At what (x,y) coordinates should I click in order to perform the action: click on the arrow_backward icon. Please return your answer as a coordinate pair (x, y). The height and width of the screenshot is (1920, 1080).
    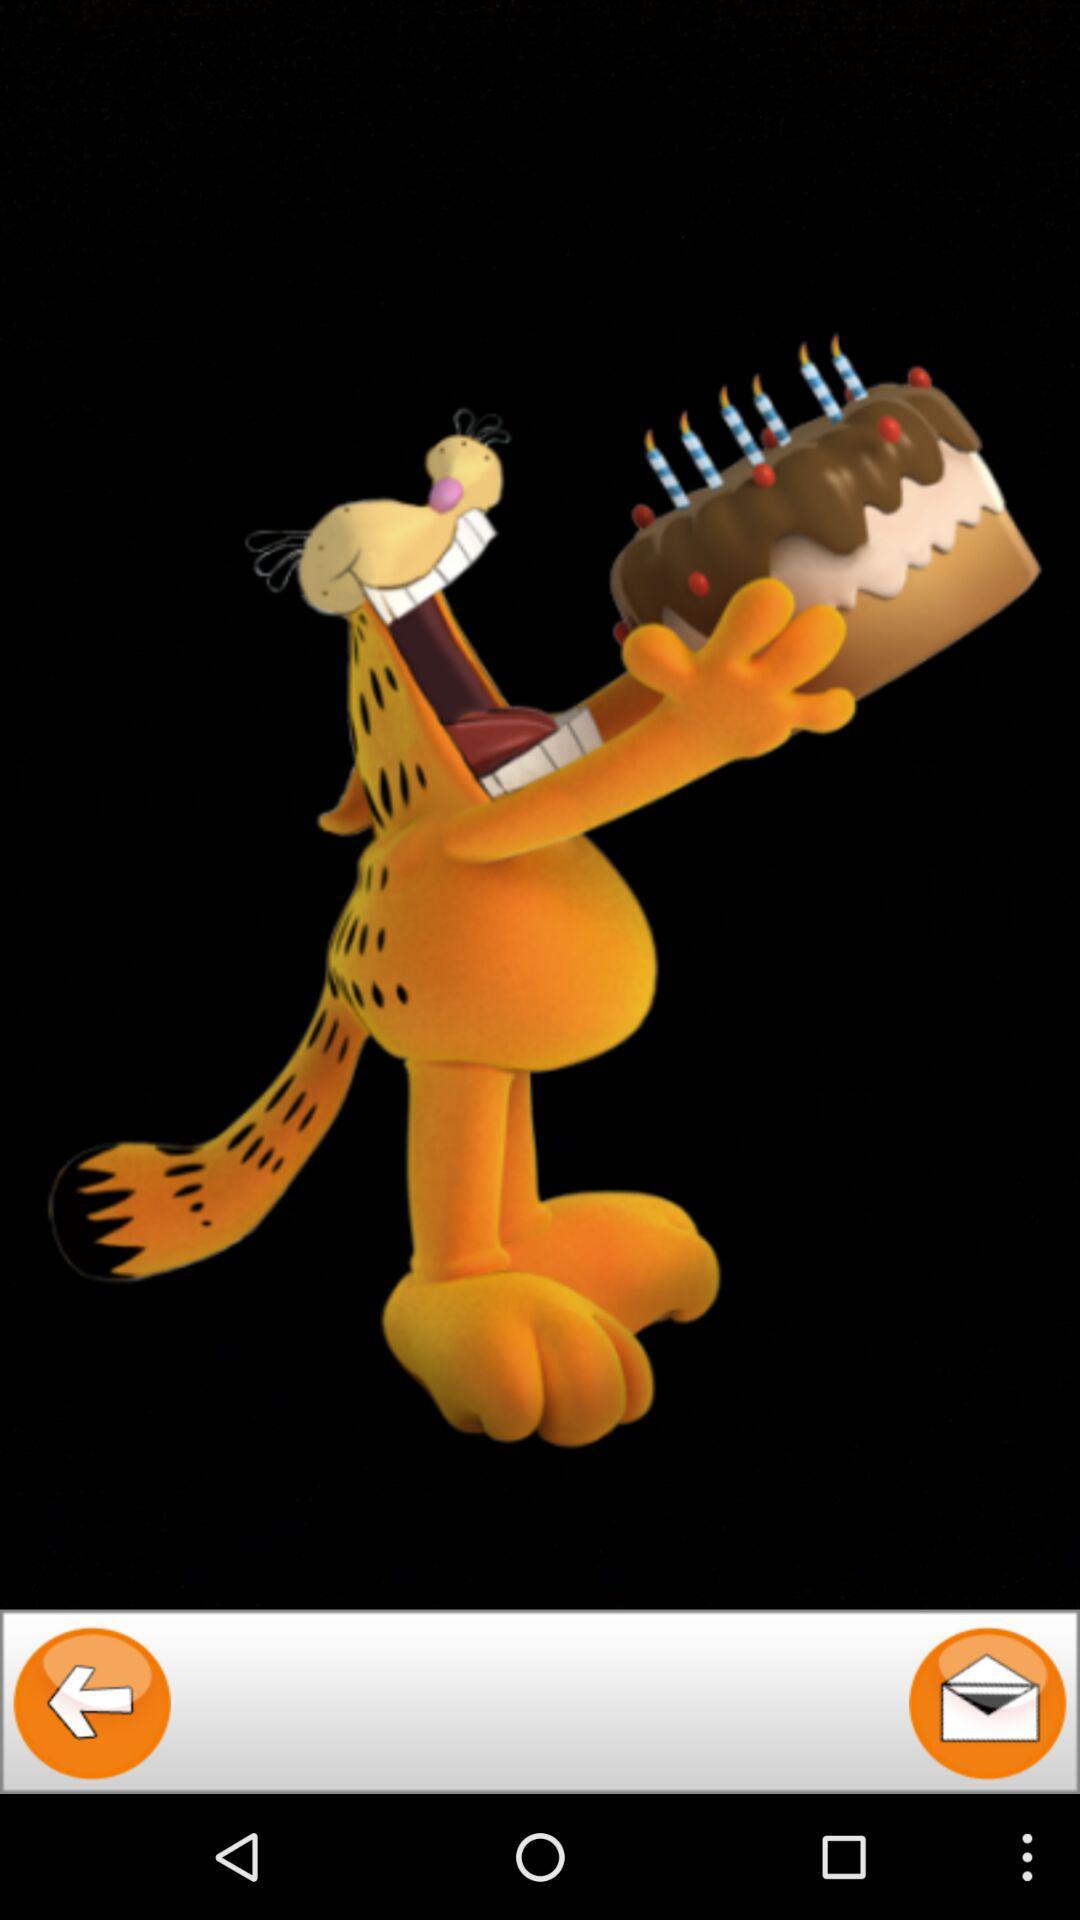
    Looking at the image, I should click on (92, 1821).